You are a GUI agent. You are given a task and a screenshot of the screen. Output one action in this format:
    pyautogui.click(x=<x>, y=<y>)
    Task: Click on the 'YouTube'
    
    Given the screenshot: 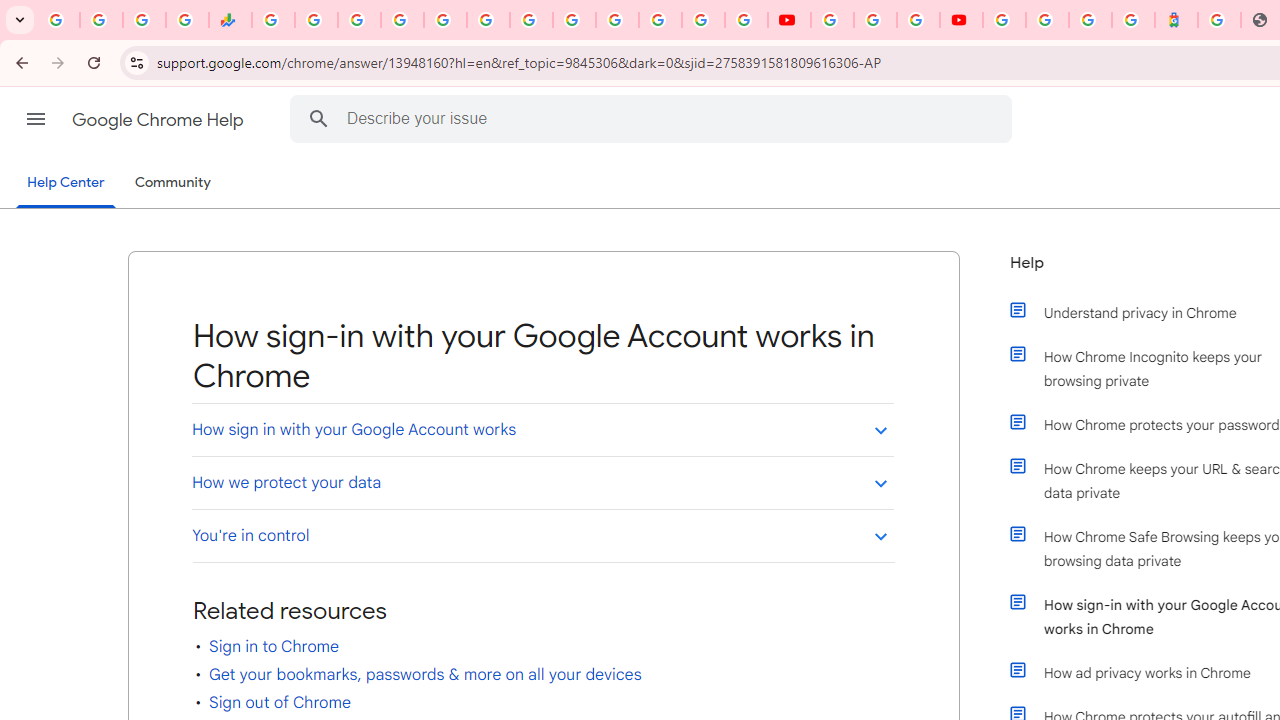 What is the action you would take?
    pyautogui.click(x=832, y=20)
    